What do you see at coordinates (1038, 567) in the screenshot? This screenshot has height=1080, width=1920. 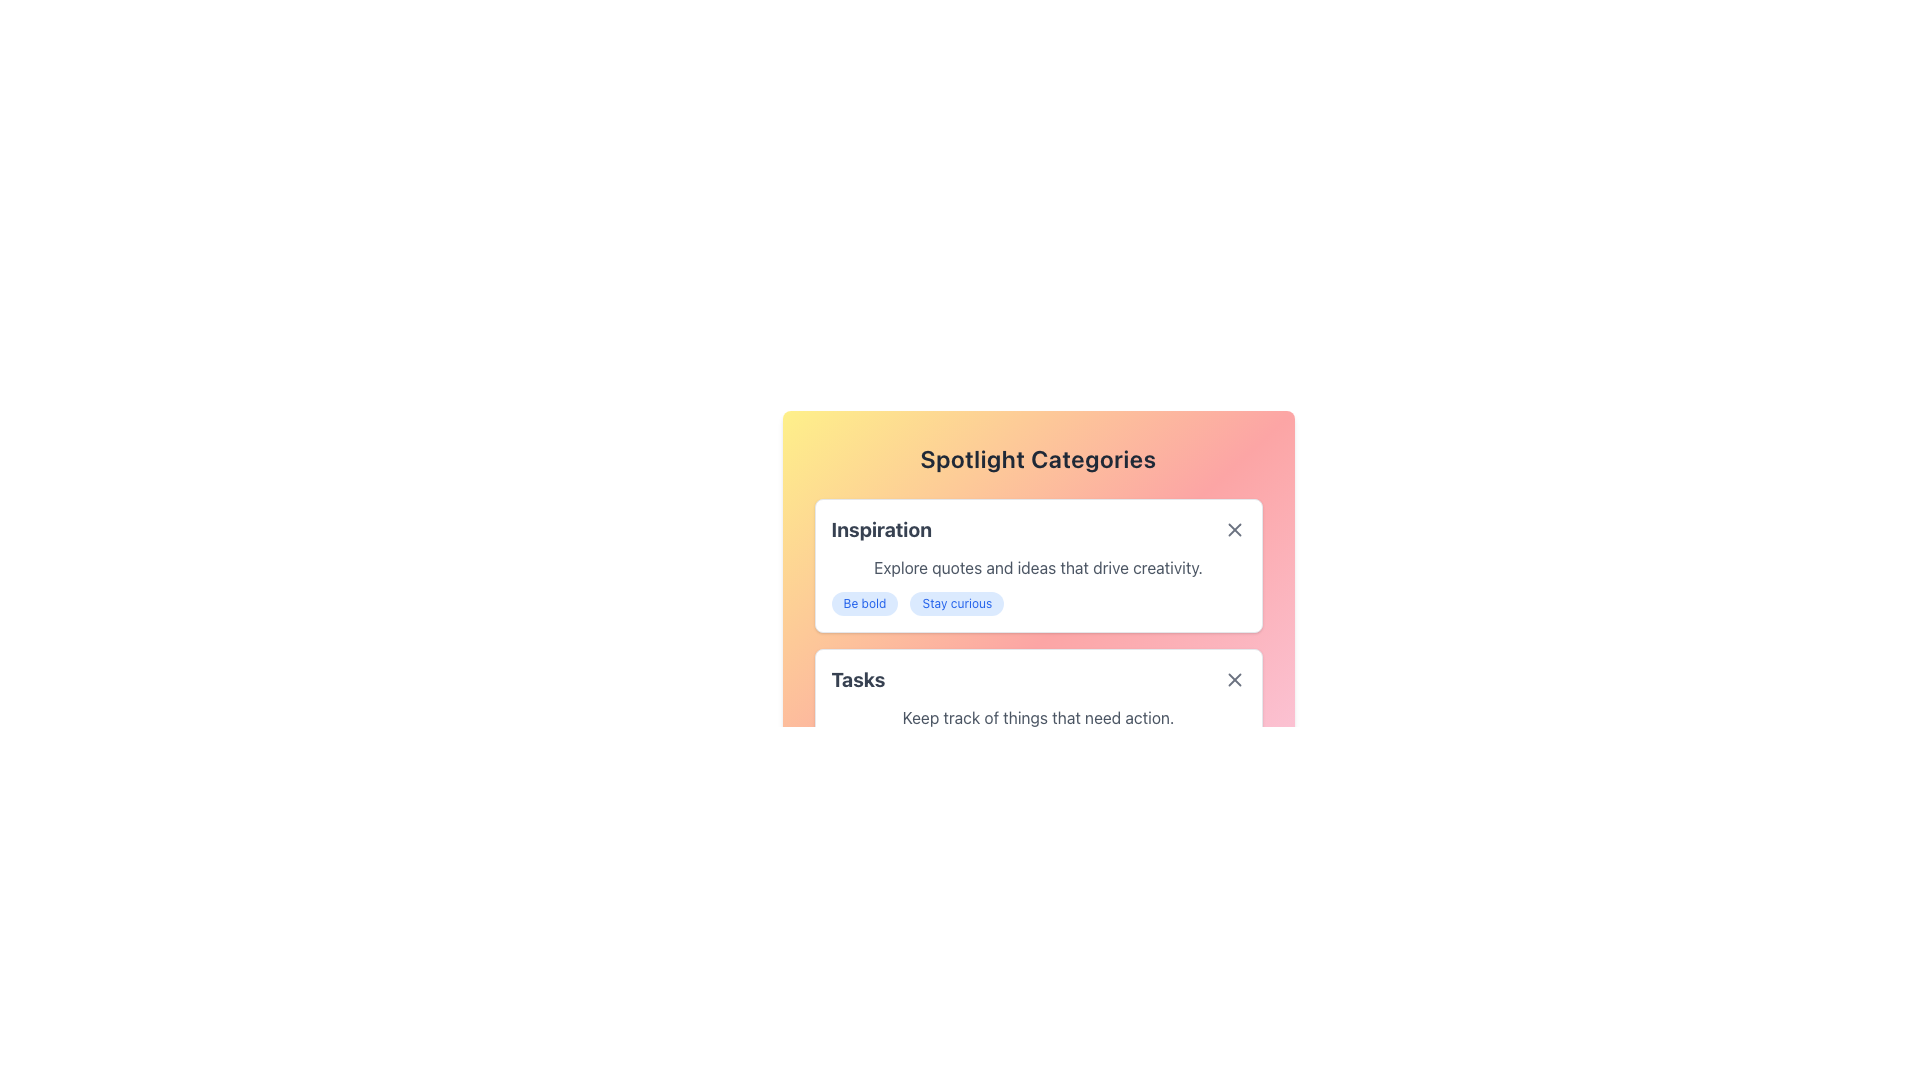 I see `the text element displaying a motivational quote located in the middle section of the 'Inspiration' card, situated below the title 'Inspiration' and above the tag buttons 'Be bold' and 'Stay curious'` at bounding box center [1038, 567].